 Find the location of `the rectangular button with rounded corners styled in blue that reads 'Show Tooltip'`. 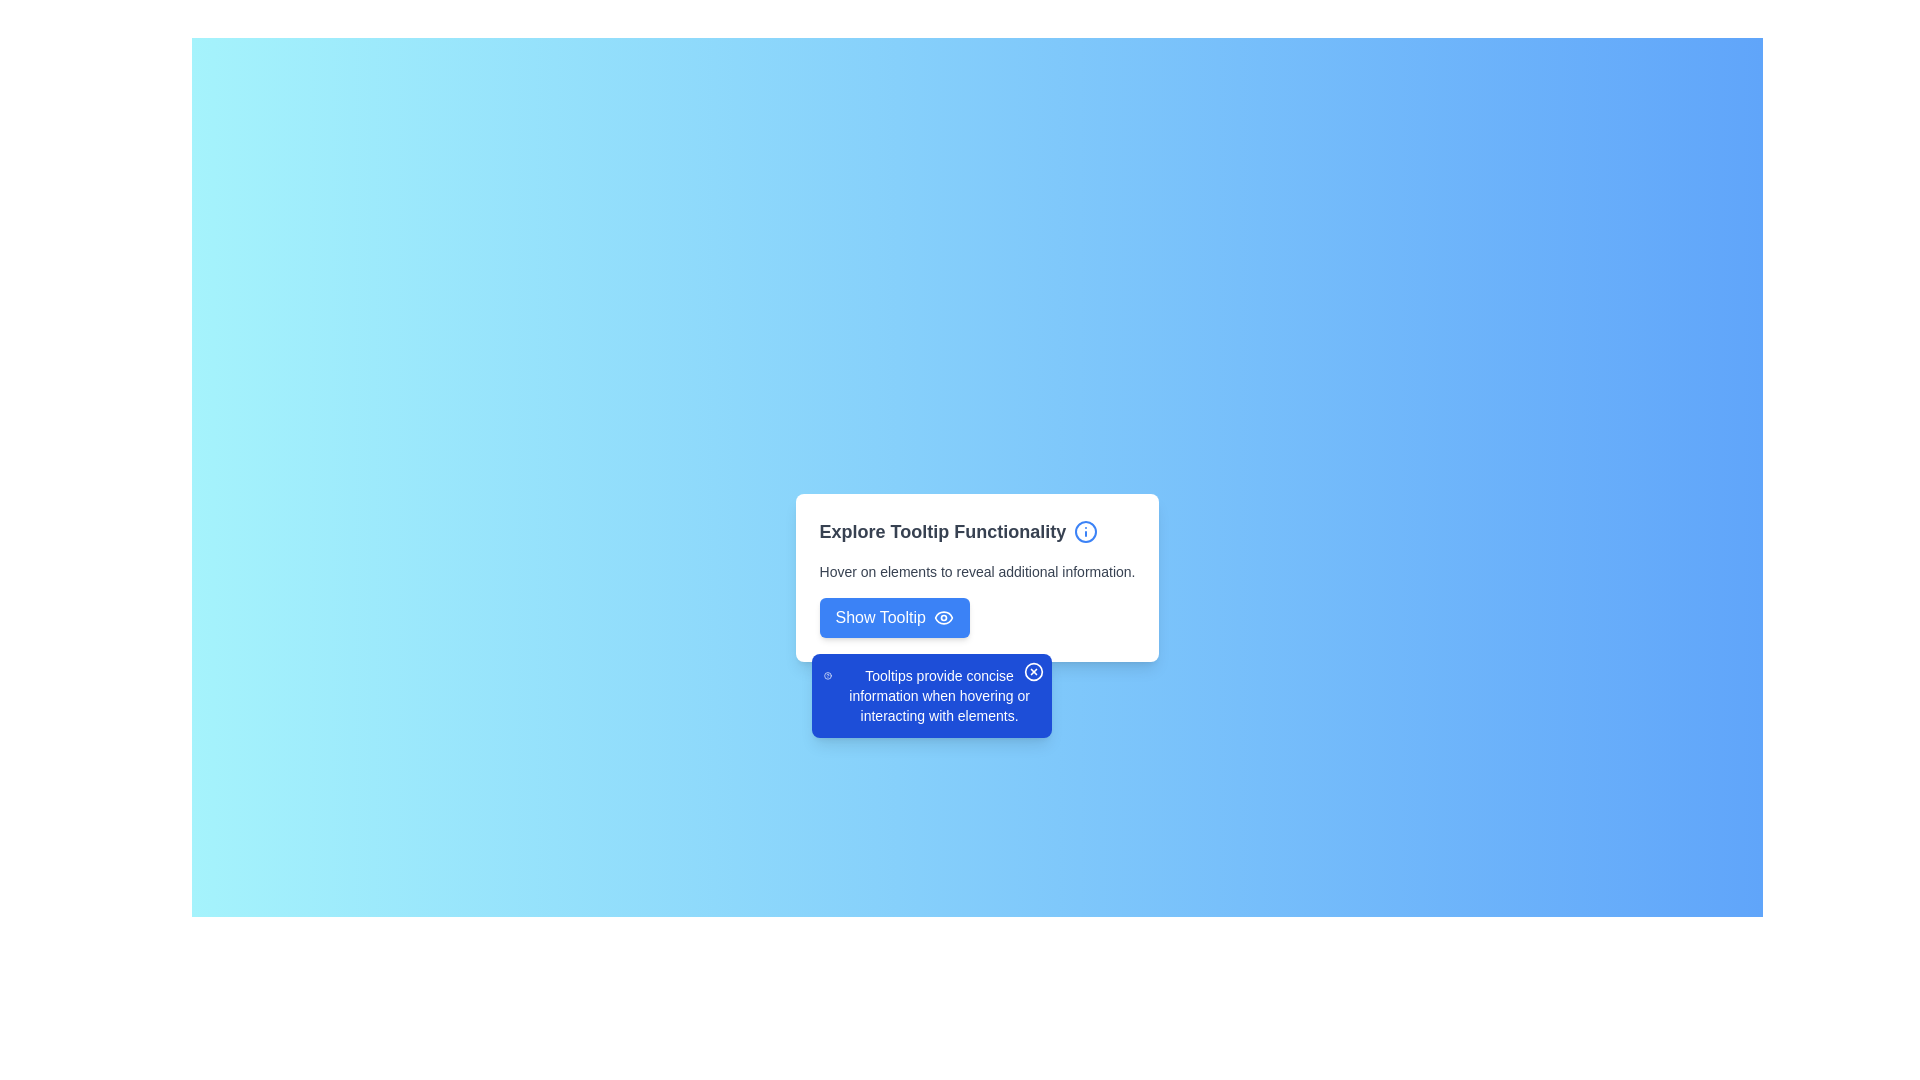

the rectangular button with rounded corners styled in blue that reads 'Show Tooltip' is located at coordinates (893, 616).